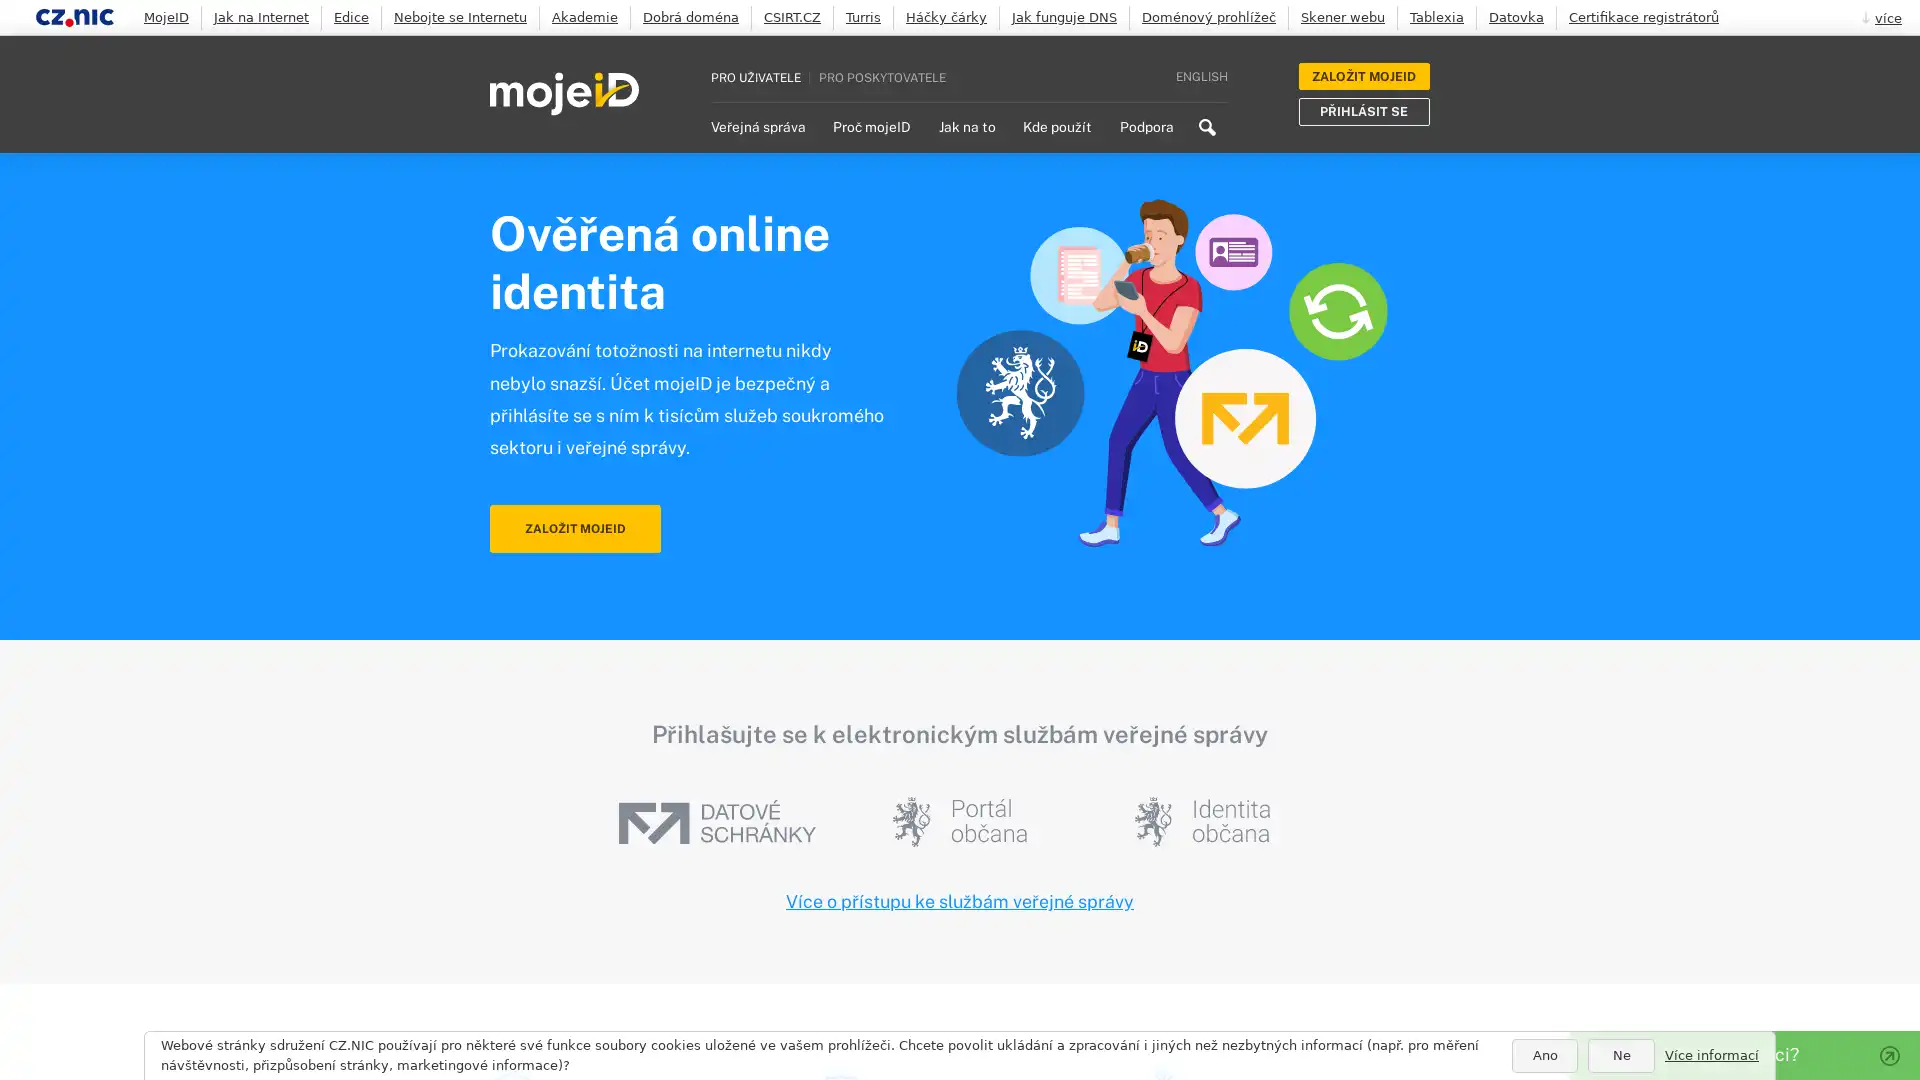 This screenshot has height=1080, width=1920. I want to click on Search icon, so click(1340, 82).